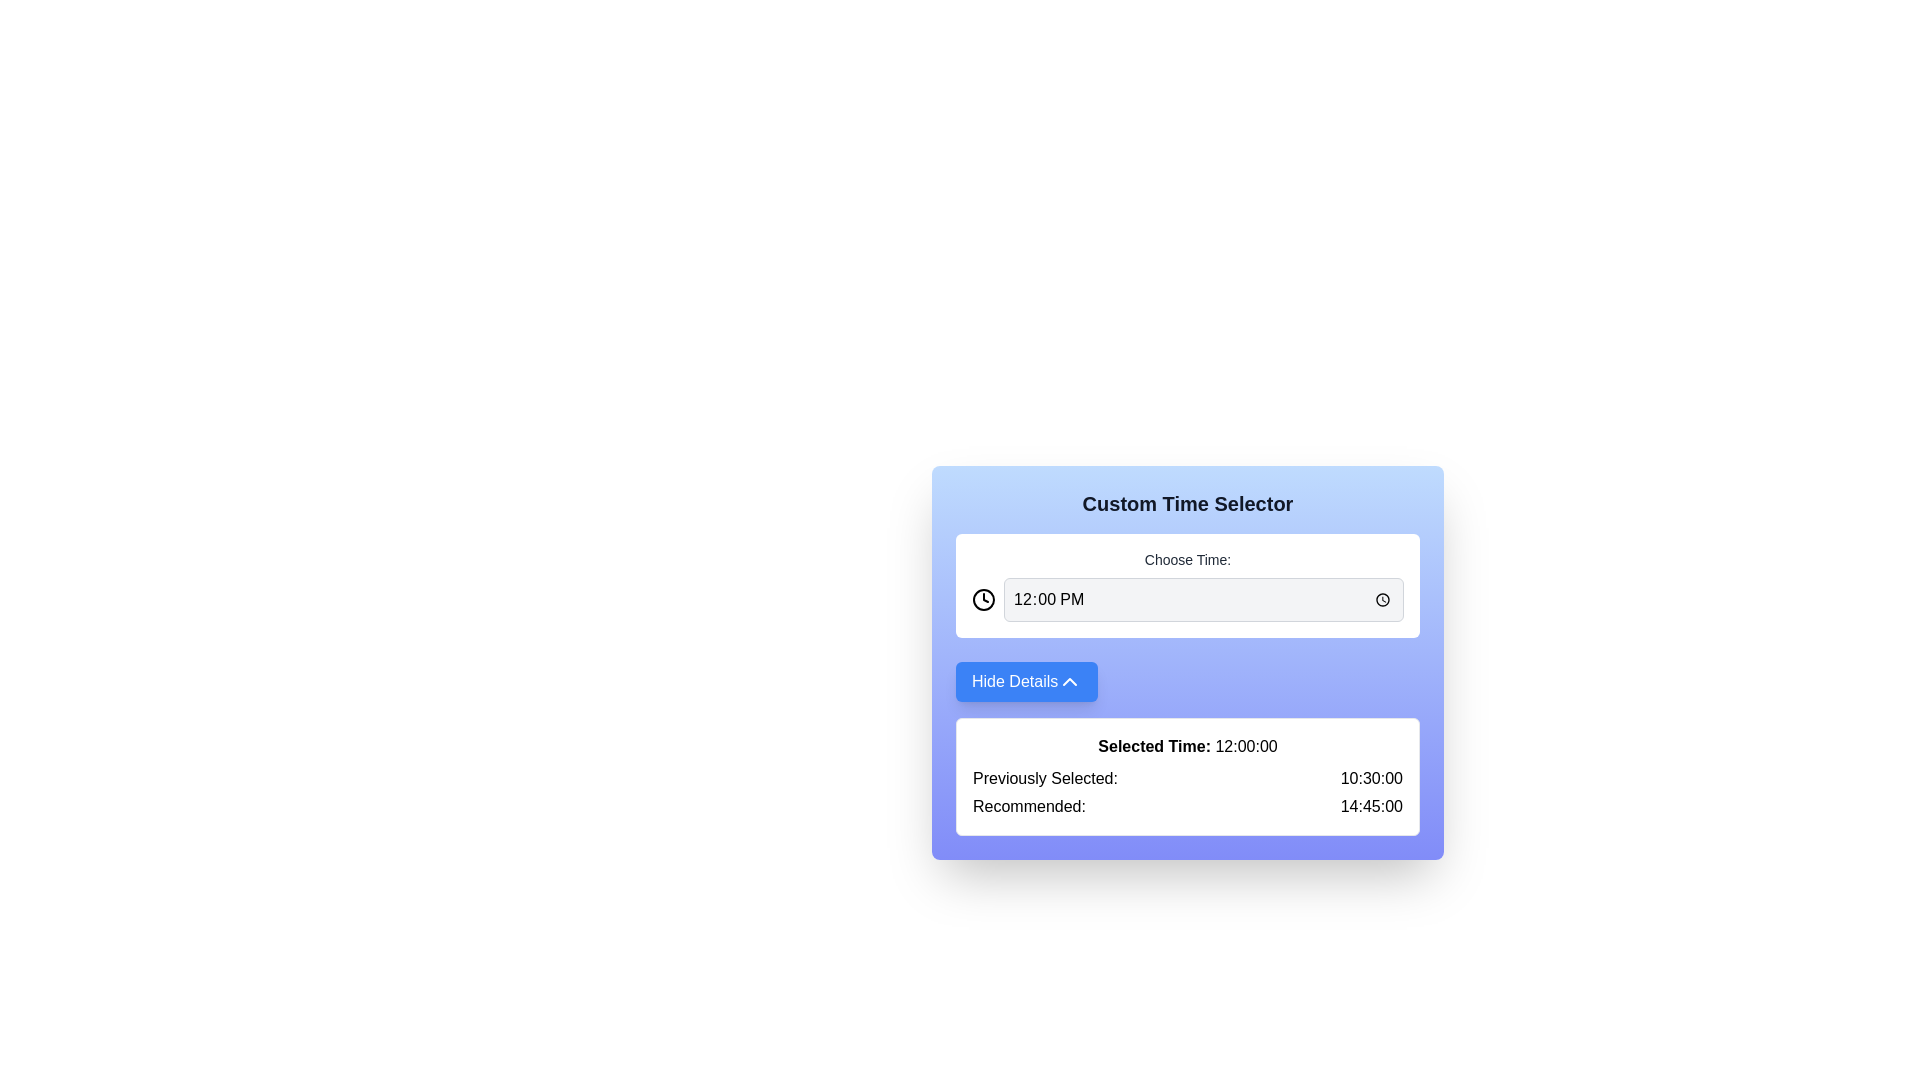  Describe the element at coordinates (983, 599) in the screenshot. I see `the clock icon which has a circular frame and clock hands, located to the left of the time input field` at that location.